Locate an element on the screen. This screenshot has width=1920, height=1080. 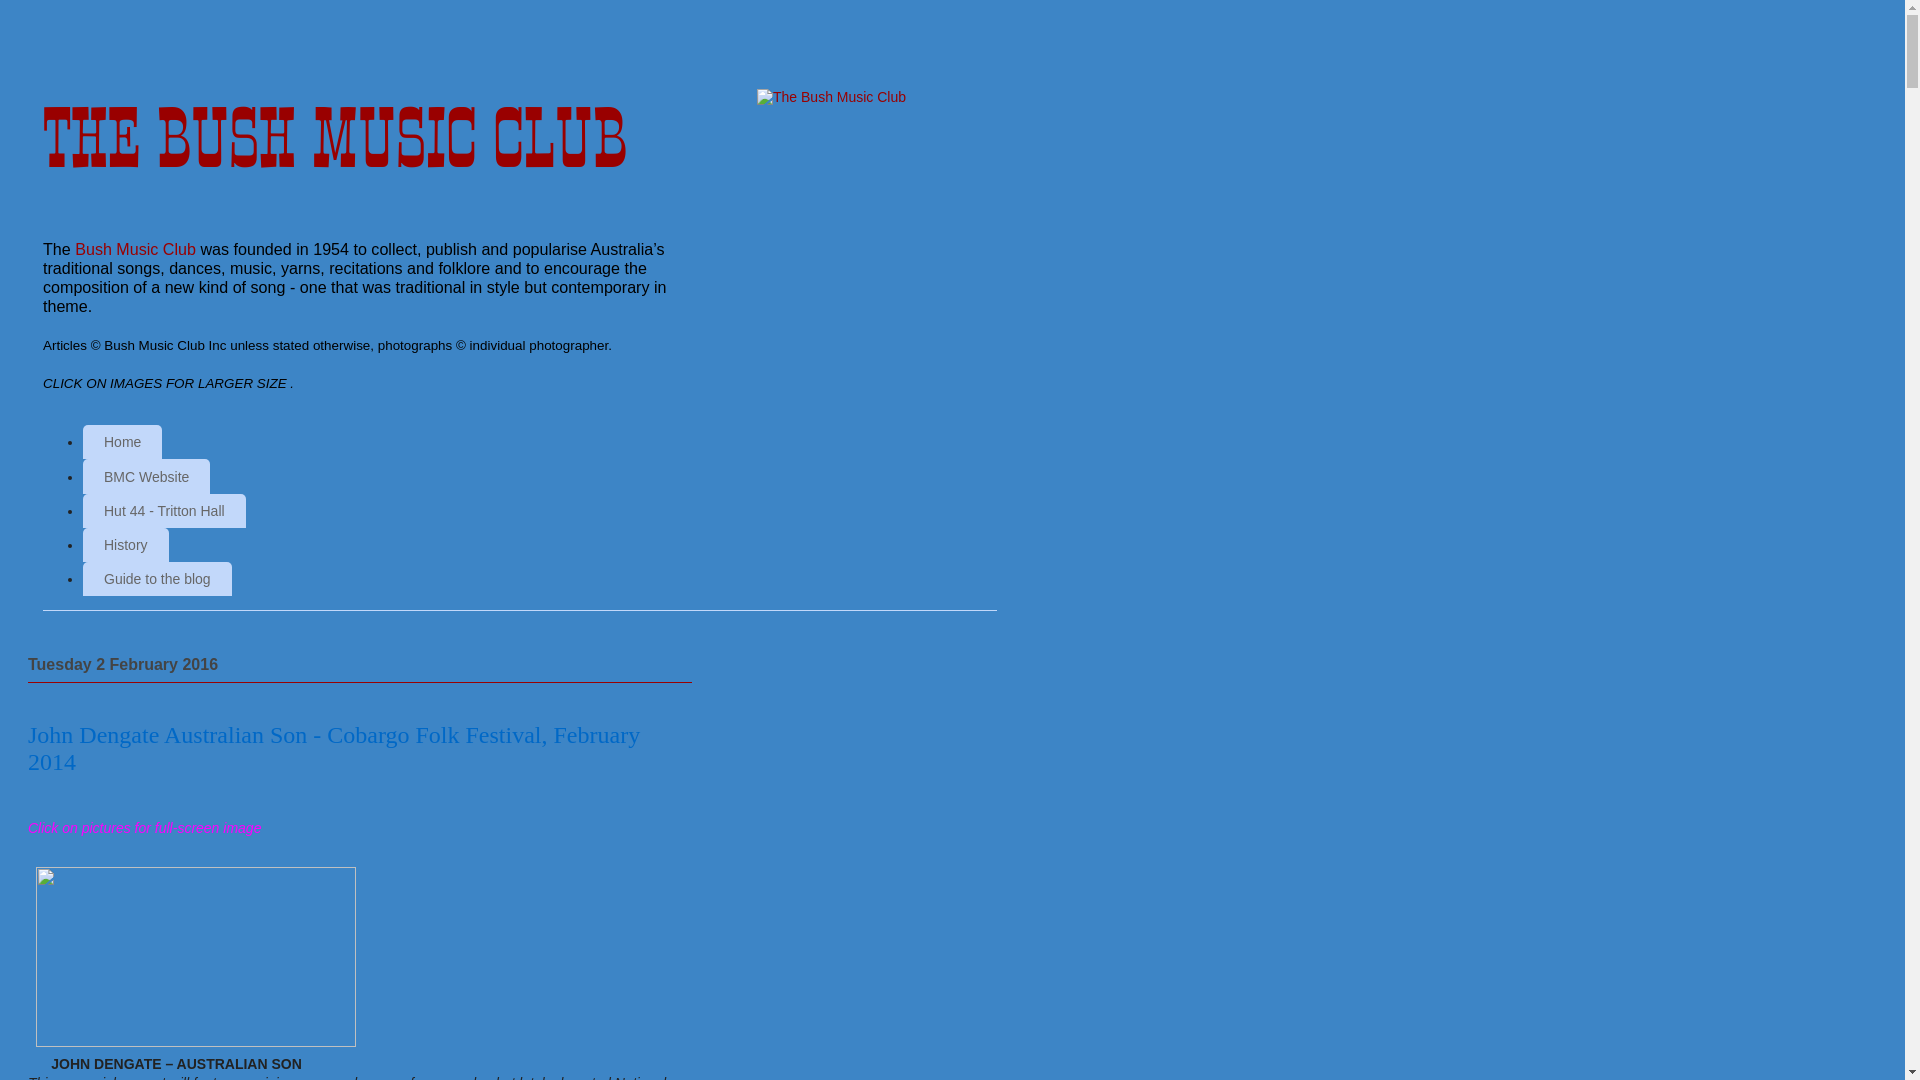
'BMC Website' is located at coordinates (81, 475).